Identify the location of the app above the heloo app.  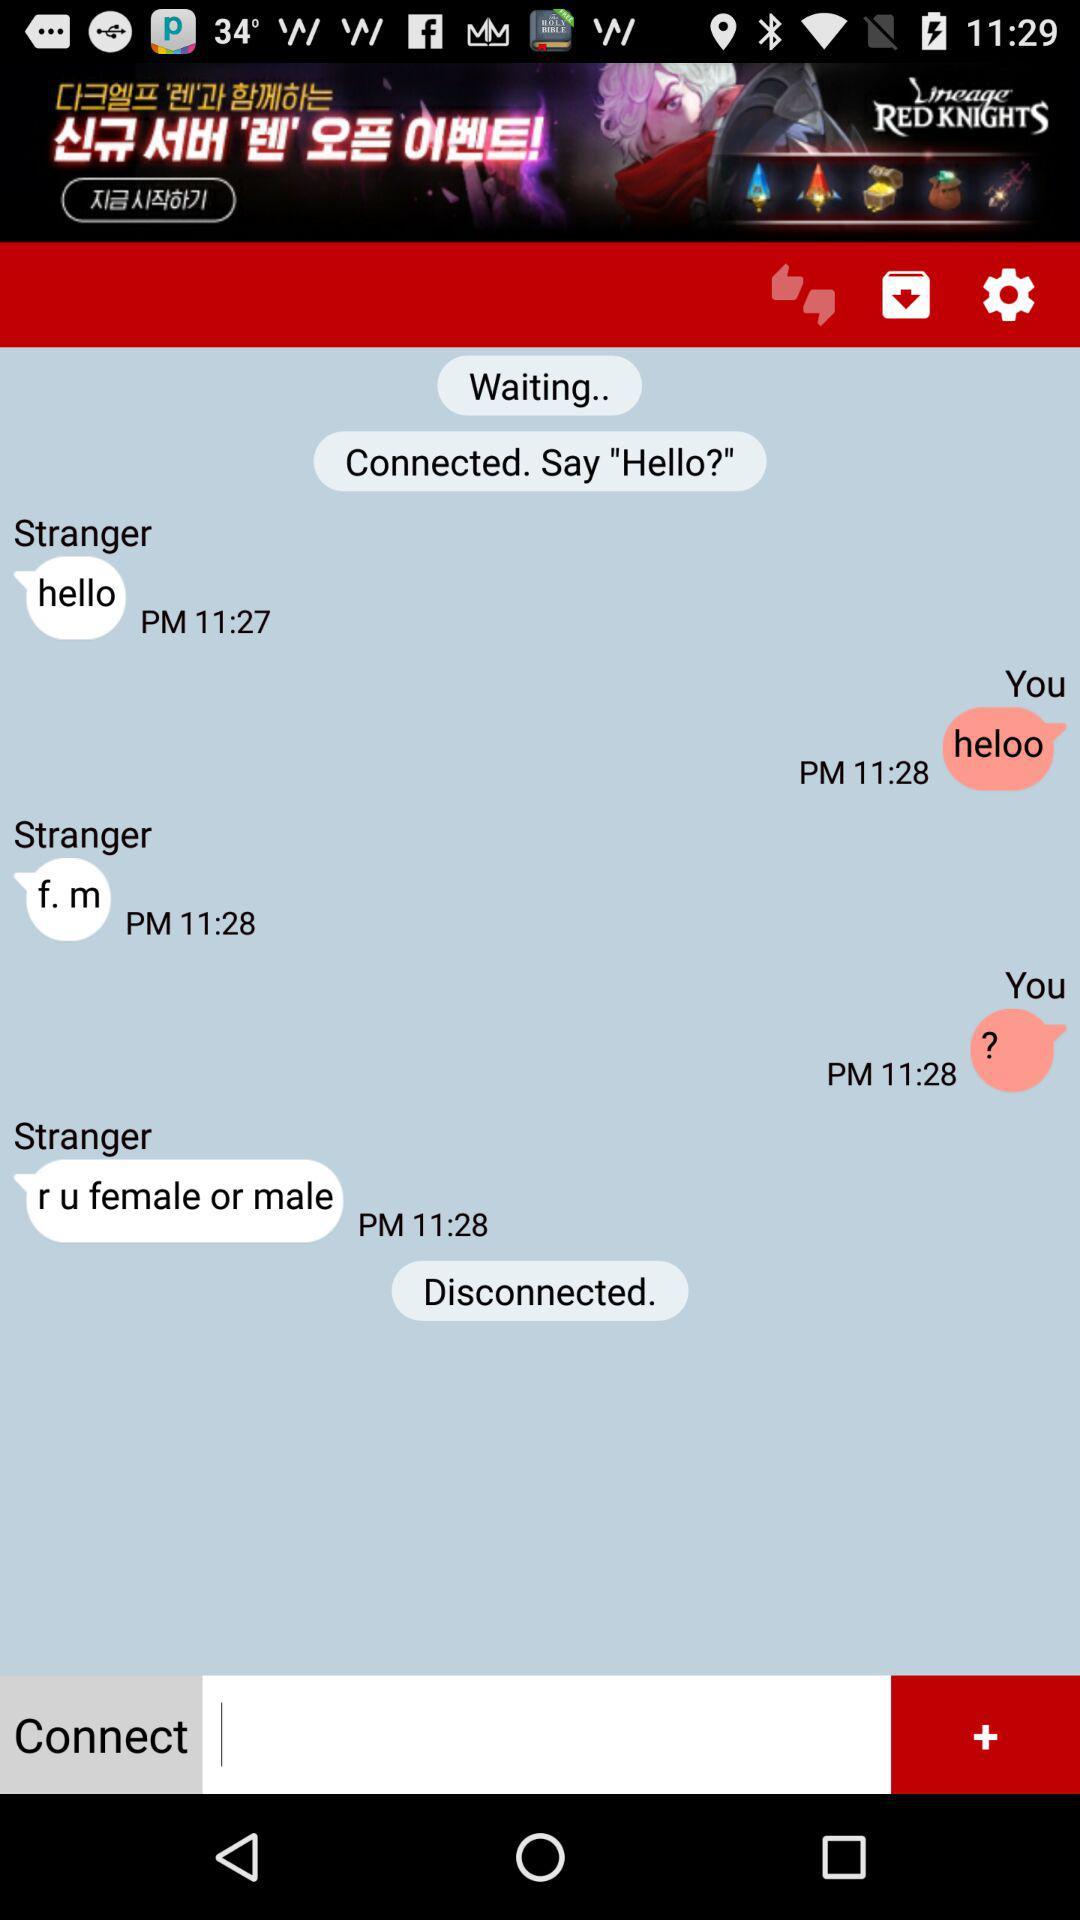
(906, 293).